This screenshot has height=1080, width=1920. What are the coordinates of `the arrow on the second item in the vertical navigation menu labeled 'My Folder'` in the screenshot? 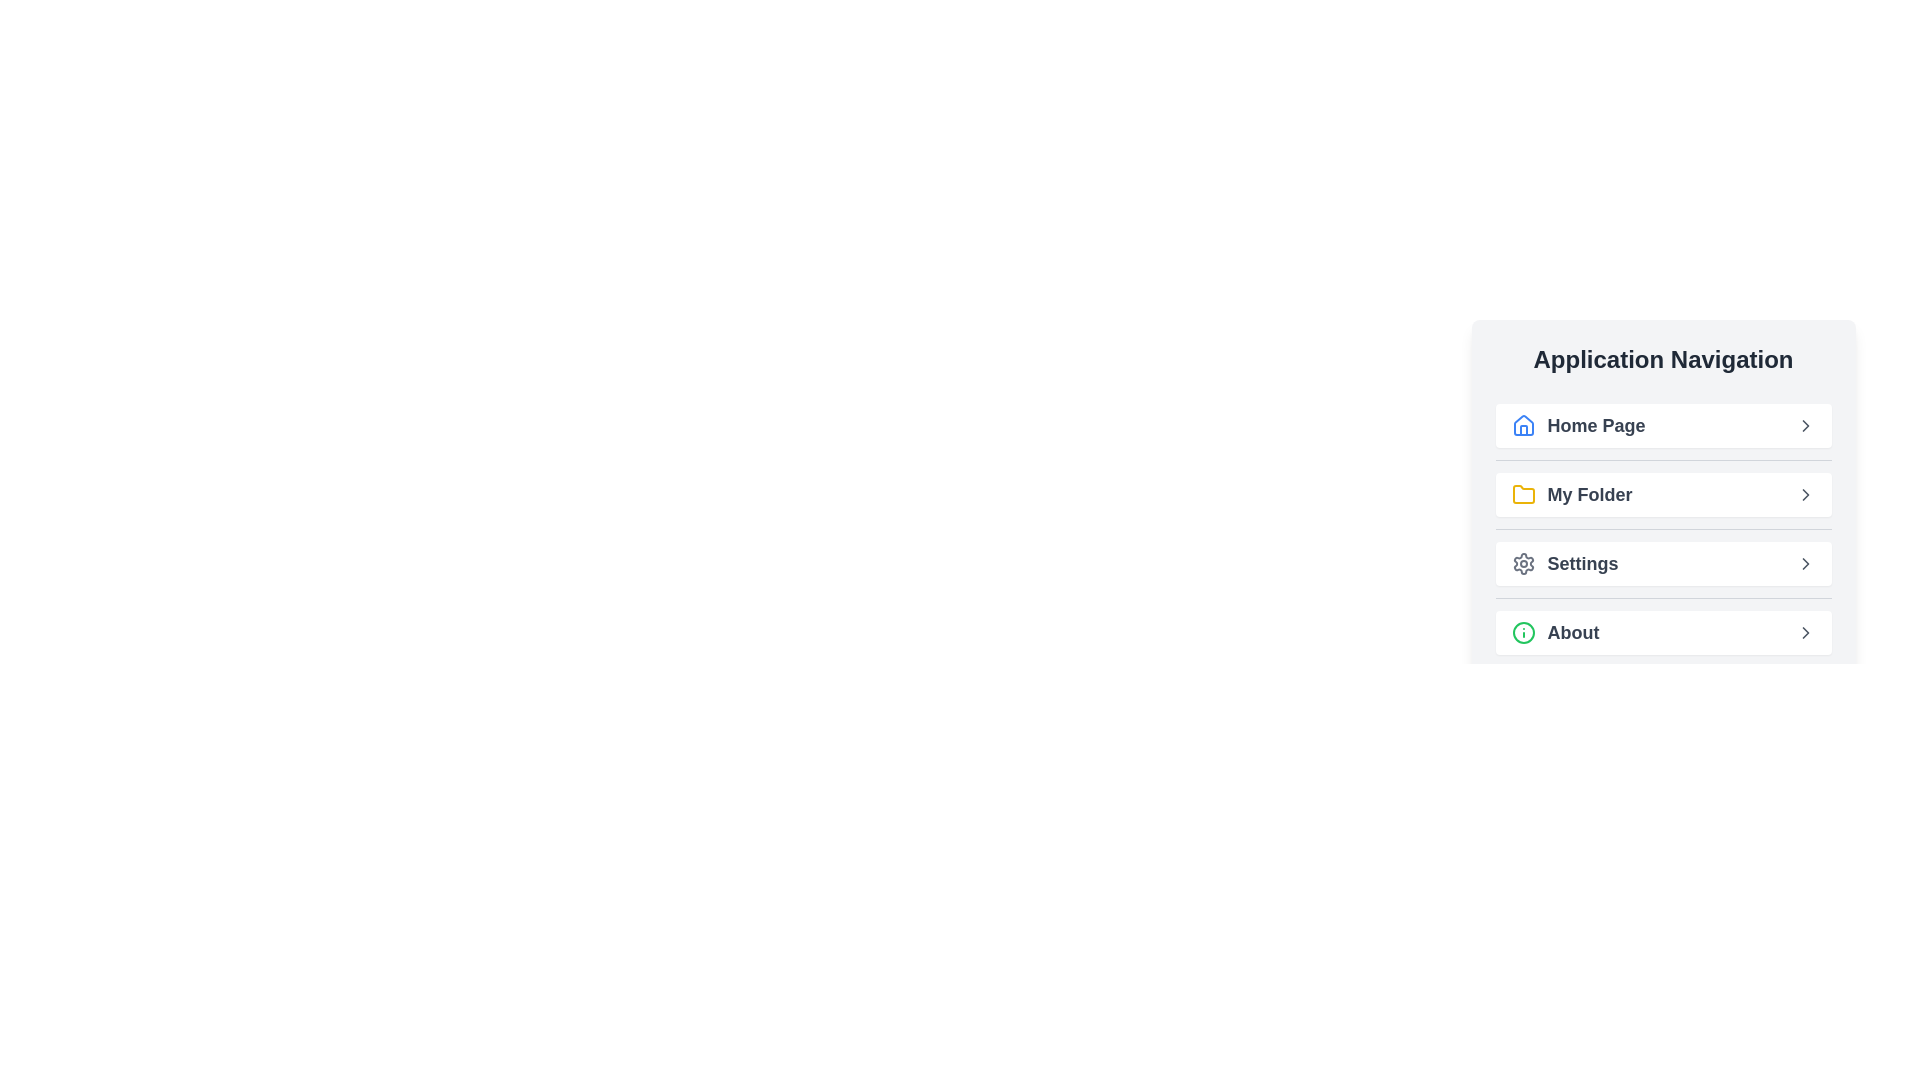 It's located at (1663, 494).